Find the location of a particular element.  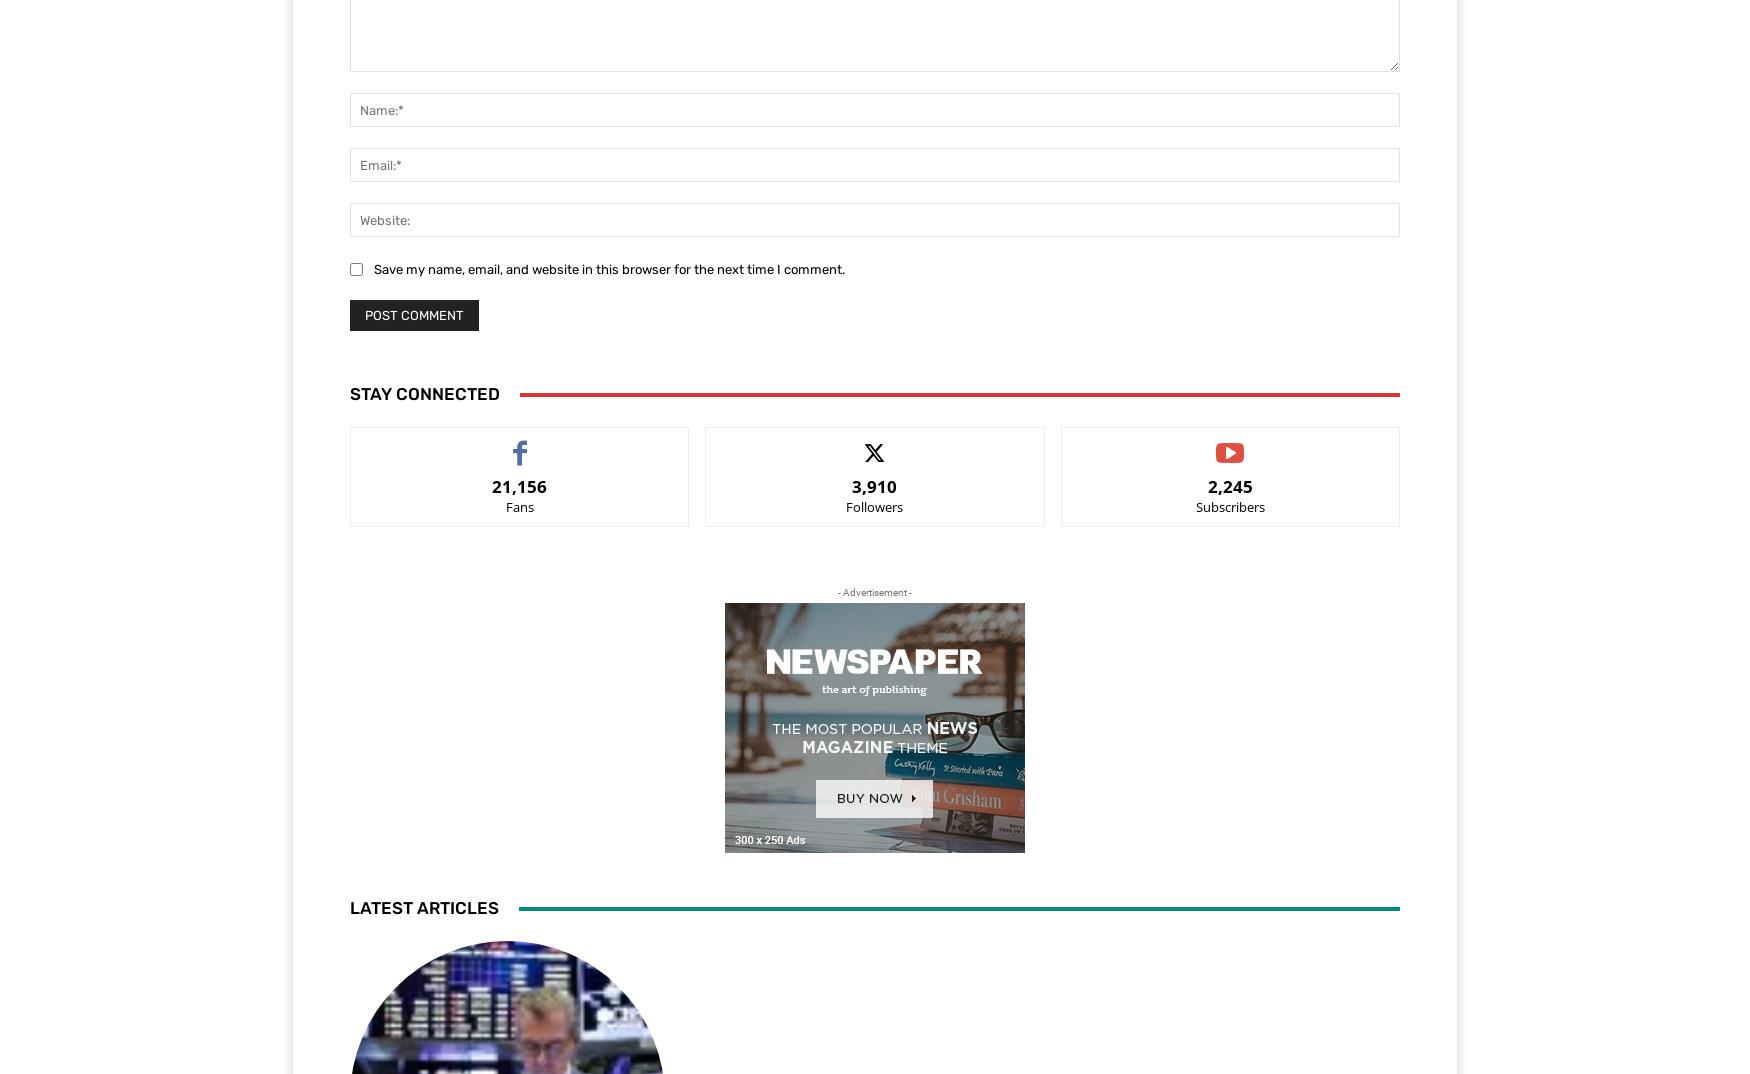

'Stay Connected' is located at coordinates (424, 394).